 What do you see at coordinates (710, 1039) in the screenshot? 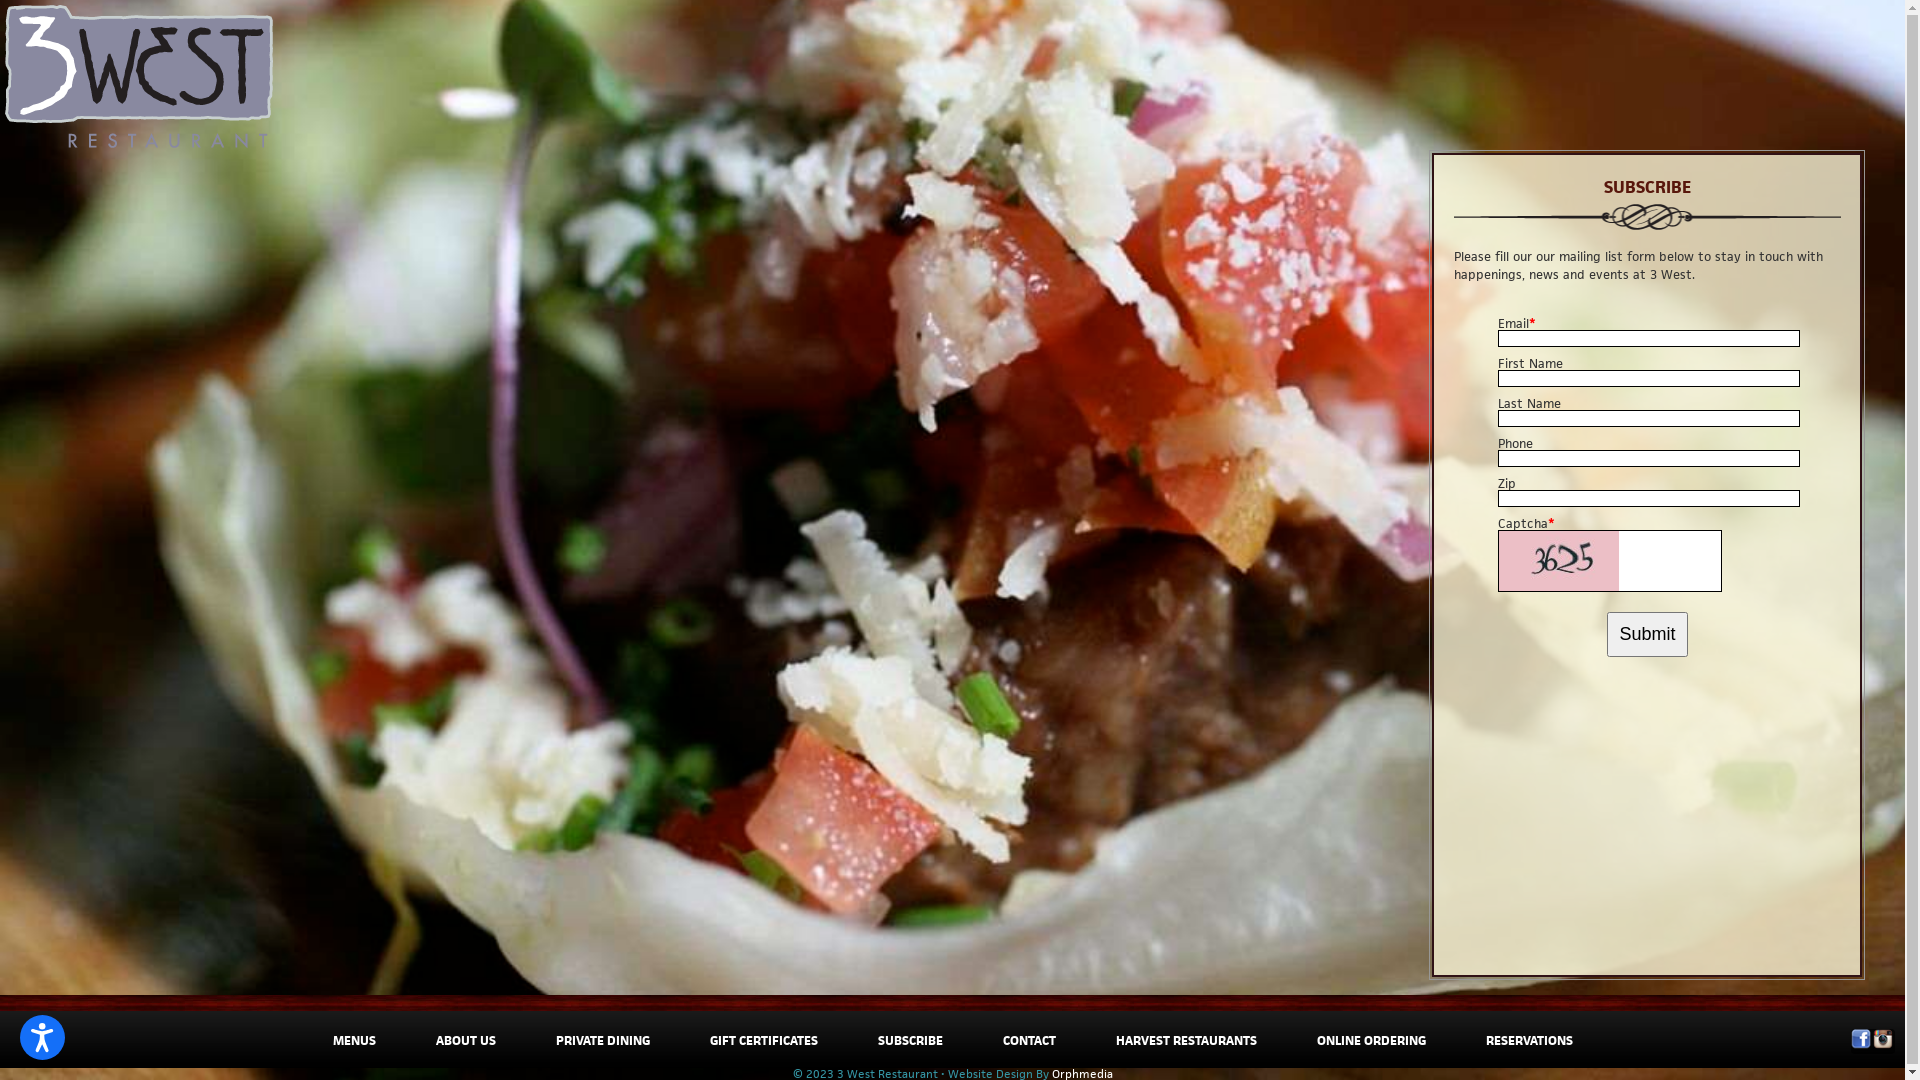
I see `'GIFT CERTIFICATES'` at bounding box center [710, 1039].